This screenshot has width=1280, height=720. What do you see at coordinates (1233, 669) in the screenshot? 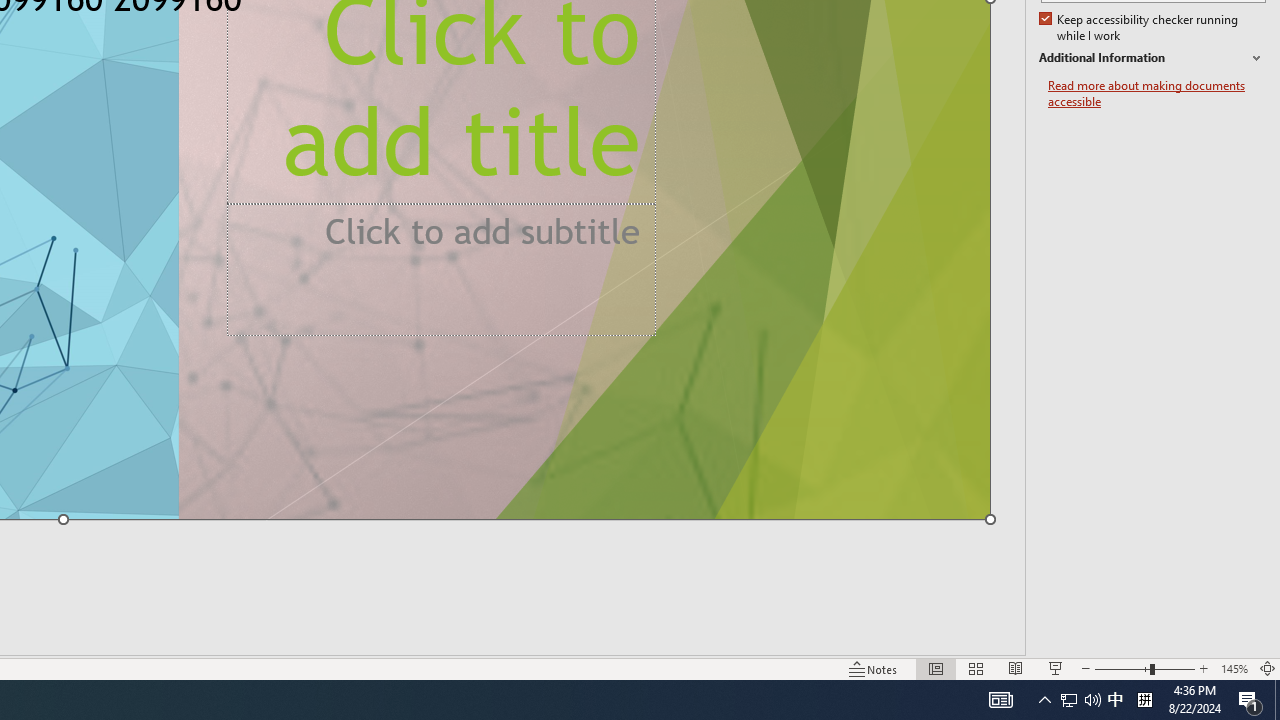
I see `'Zoom 145%'` at bounding box center [1233, 669].